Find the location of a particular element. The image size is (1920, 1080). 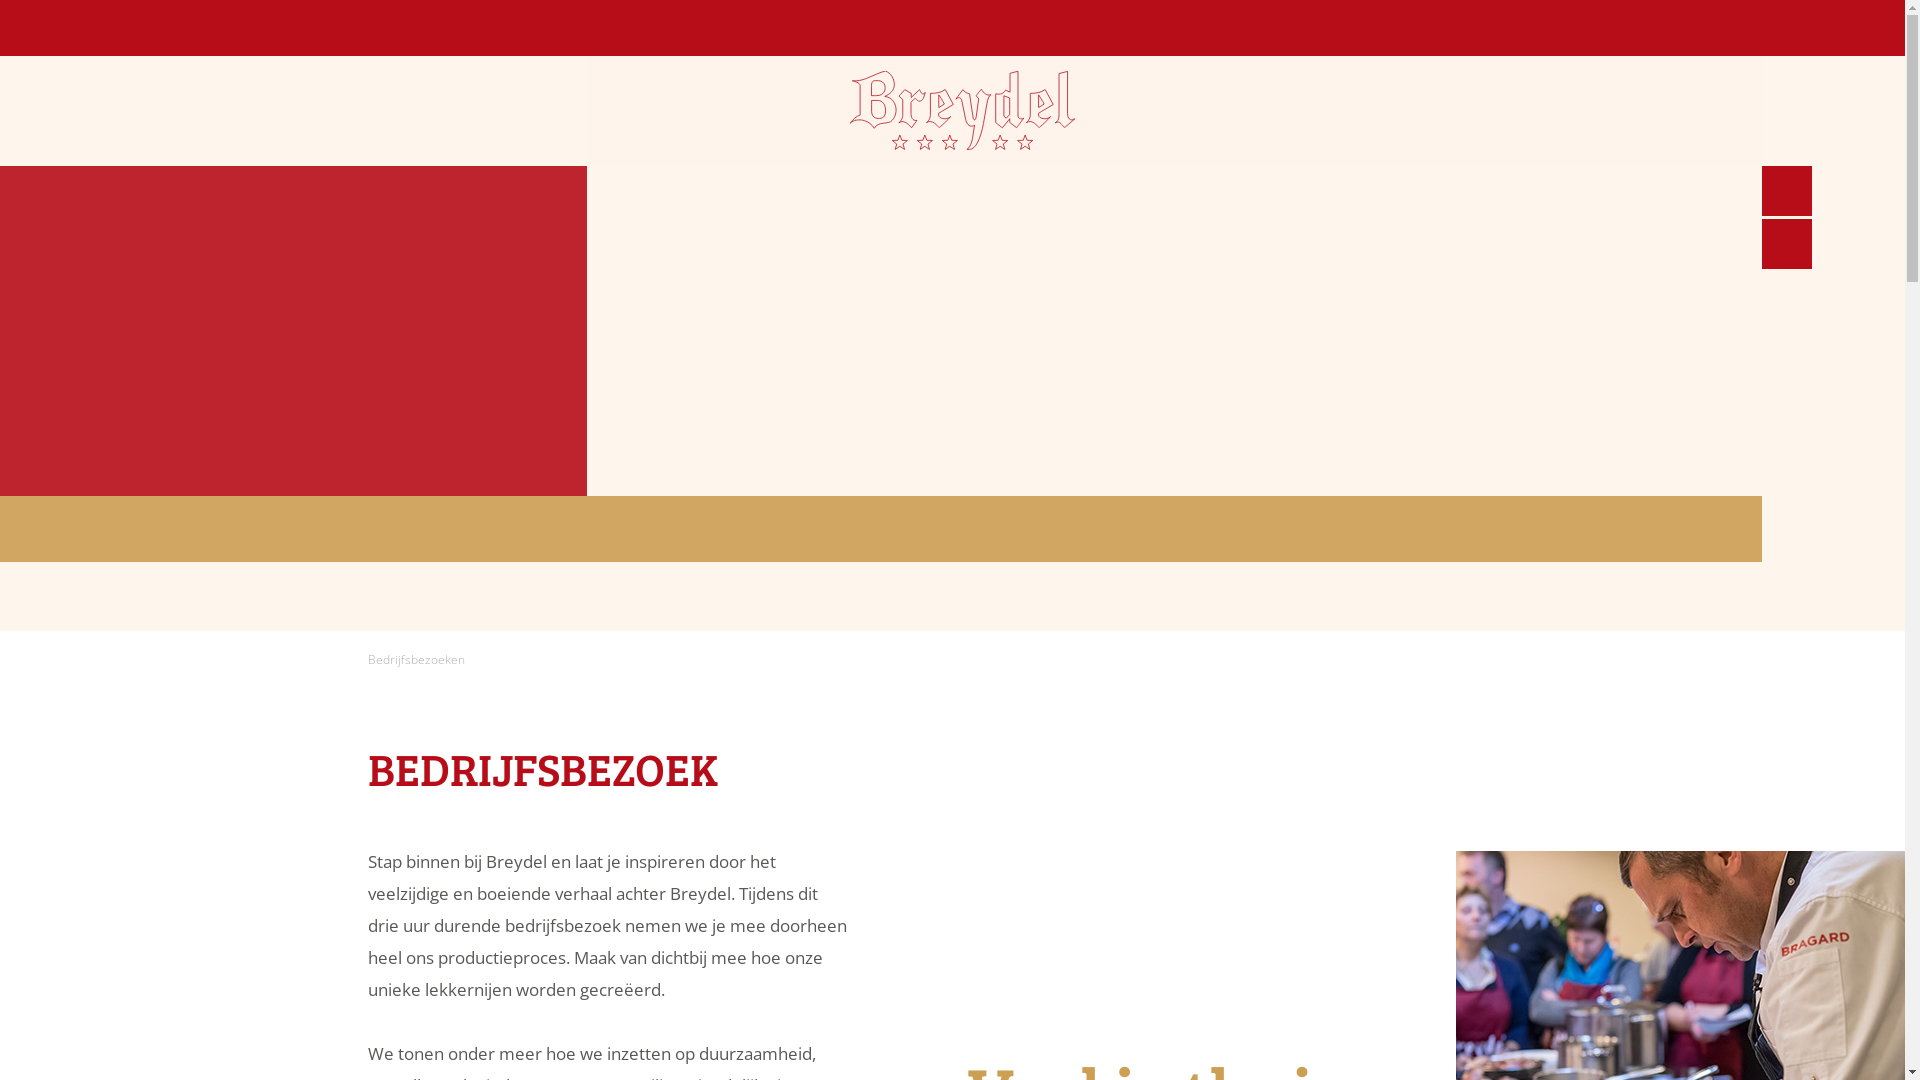

'Bedrijfsbezoeken' is located at coordinates (415, 659).